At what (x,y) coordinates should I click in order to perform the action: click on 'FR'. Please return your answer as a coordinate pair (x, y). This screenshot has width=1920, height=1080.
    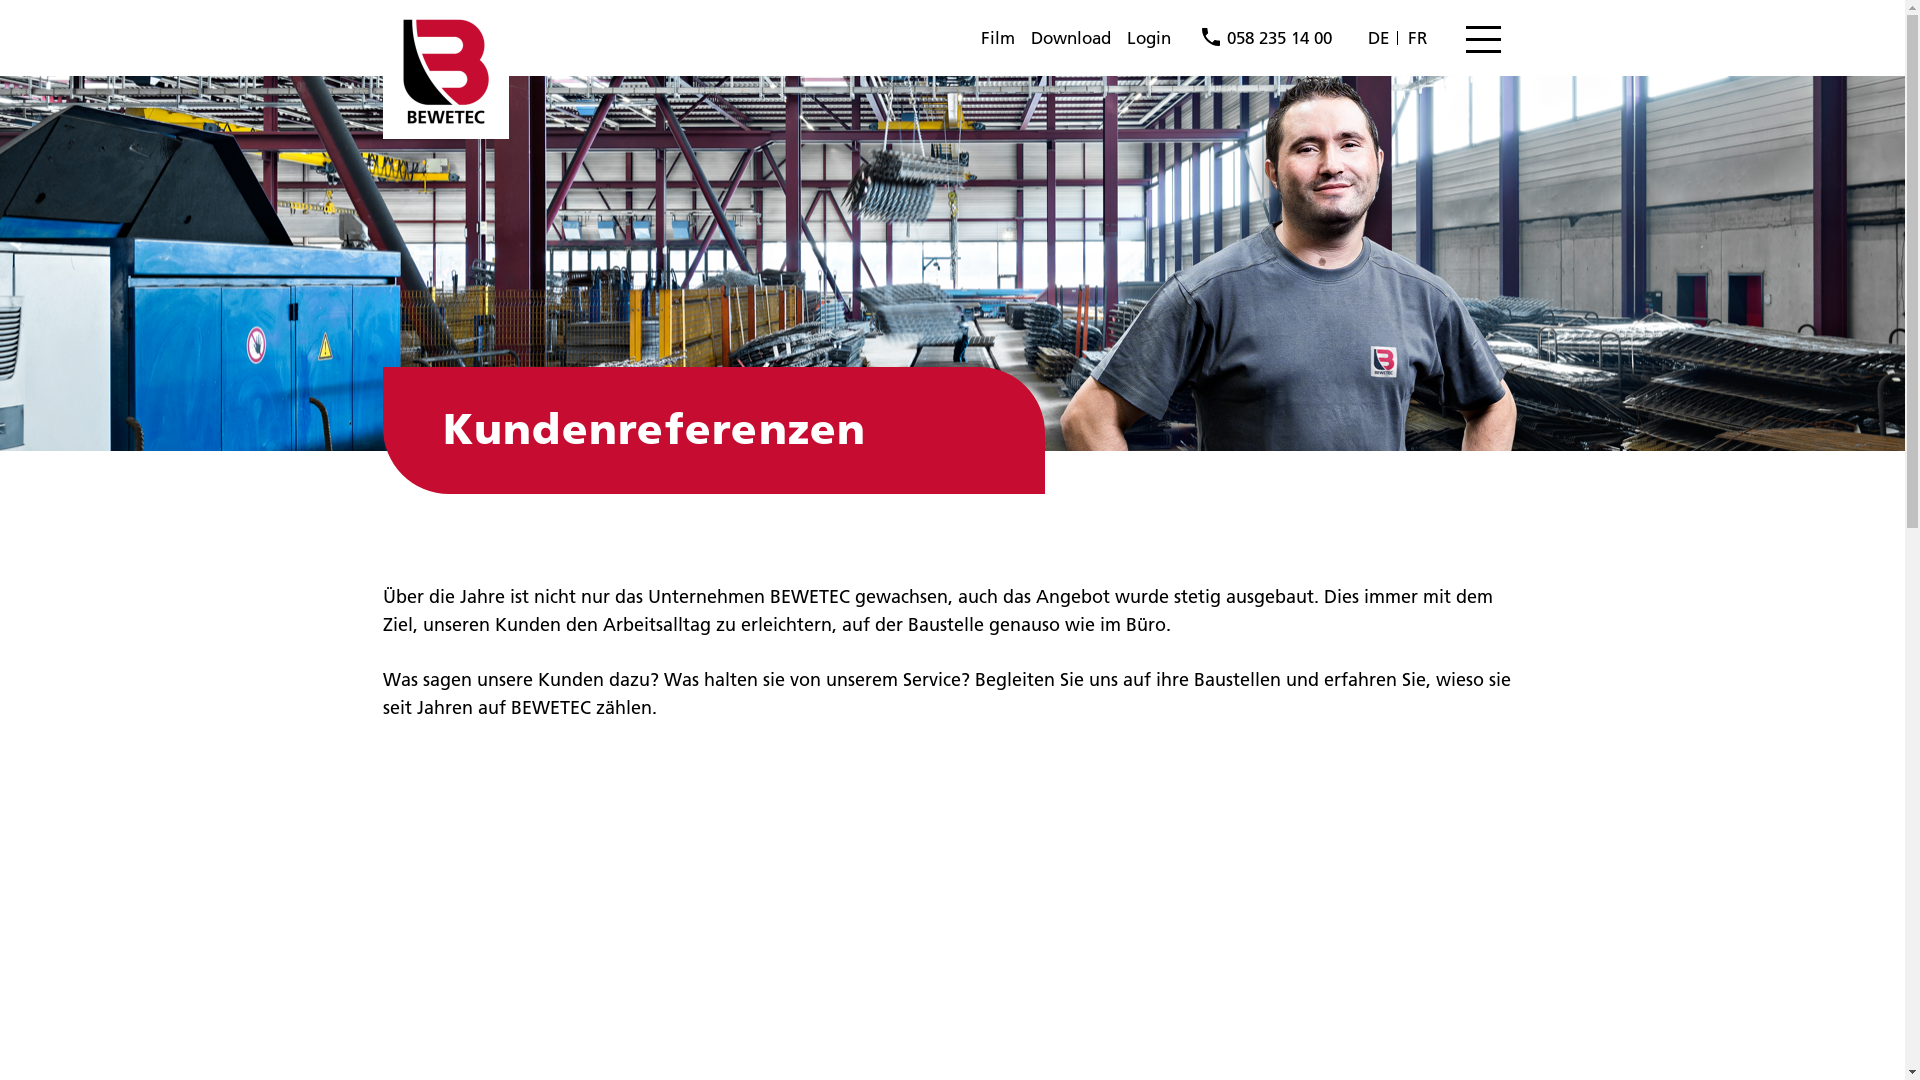
    Looking at the image, I should click on (1416, 38).